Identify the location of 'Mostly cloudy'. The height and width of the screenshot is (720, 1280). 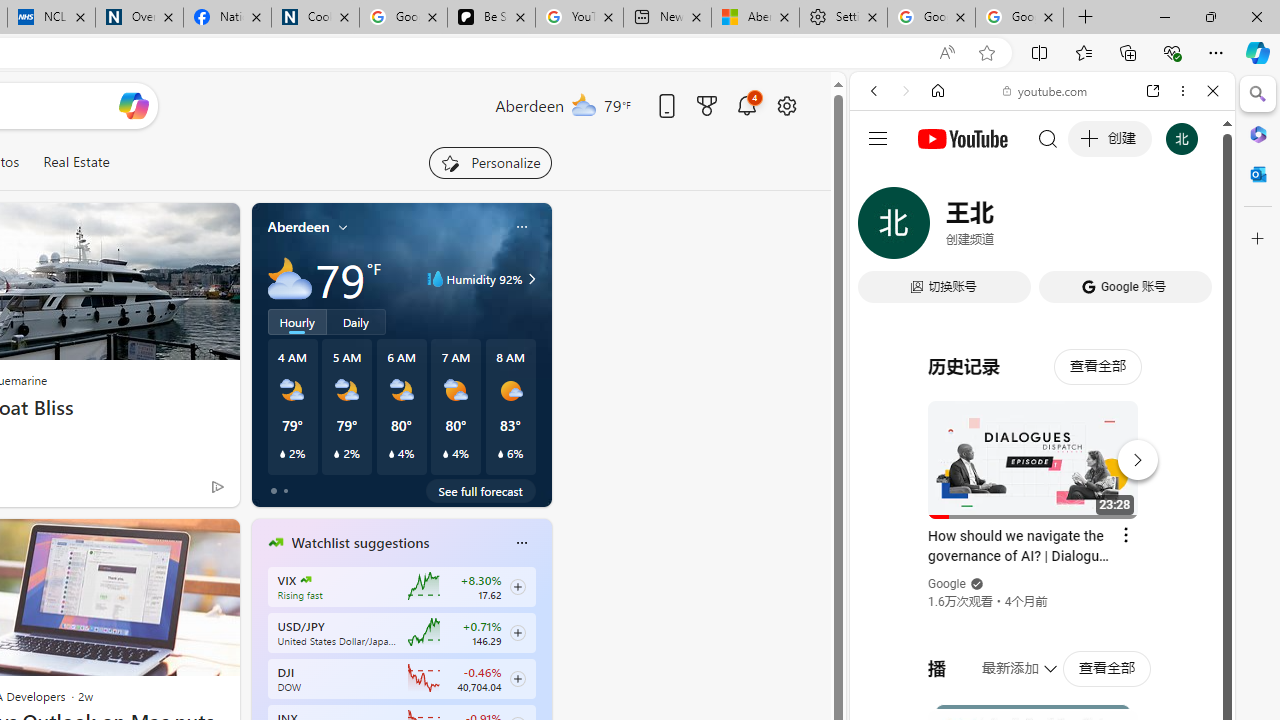
(288, 279).